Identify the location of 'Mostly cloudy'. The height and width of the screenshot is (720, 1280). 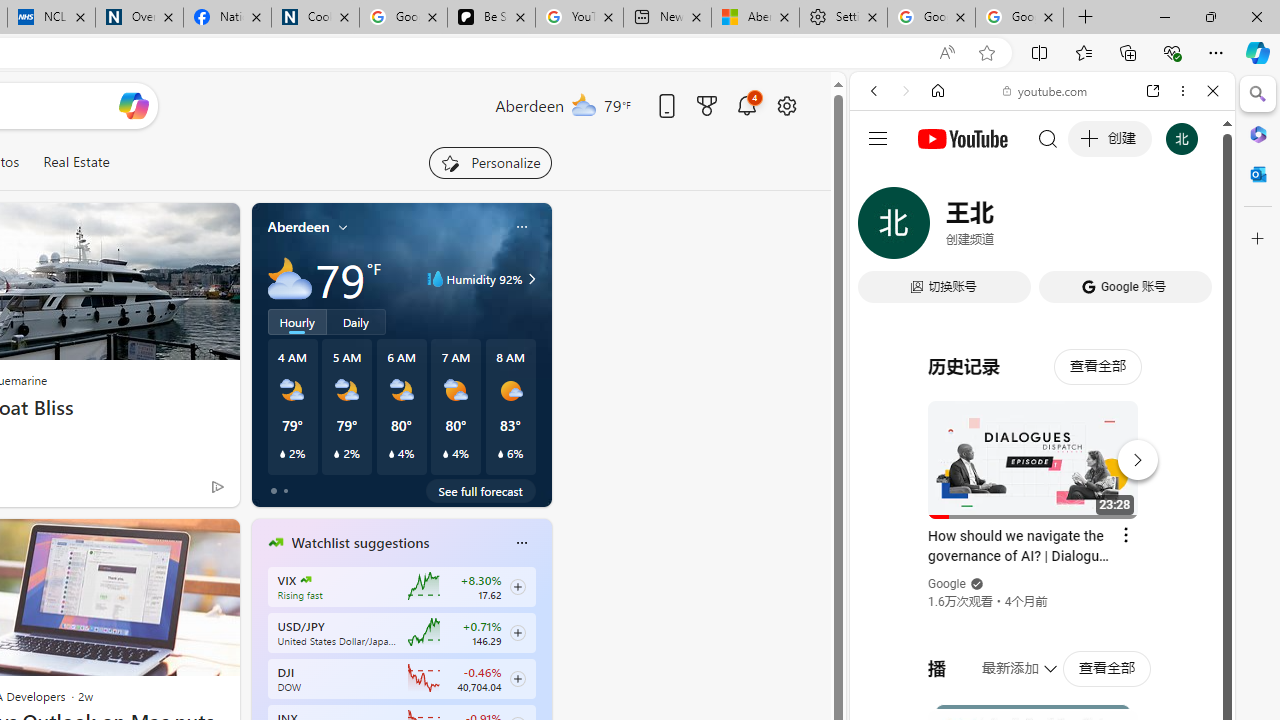
(288, 279).